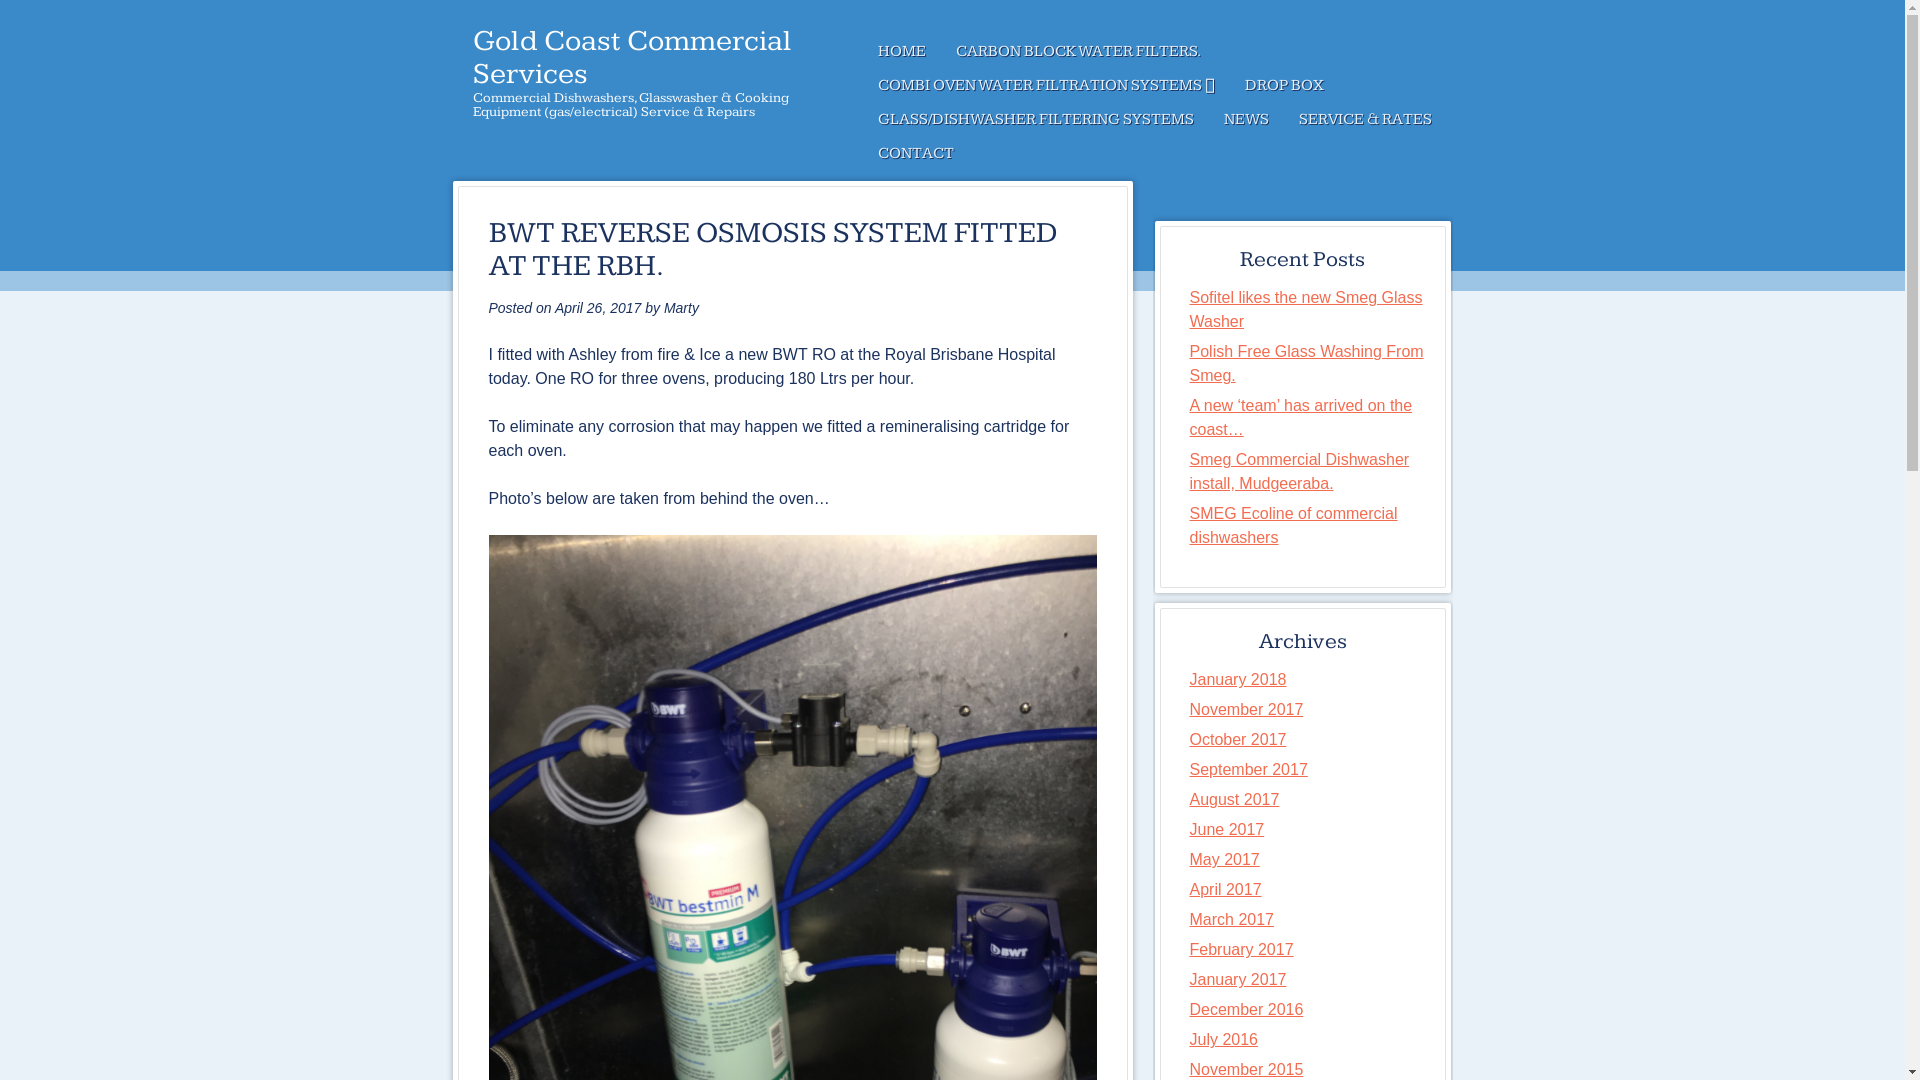  Describe the element at coordinates (1228, 84) in the screenshot. I see `'DROP BOX'` at that location.